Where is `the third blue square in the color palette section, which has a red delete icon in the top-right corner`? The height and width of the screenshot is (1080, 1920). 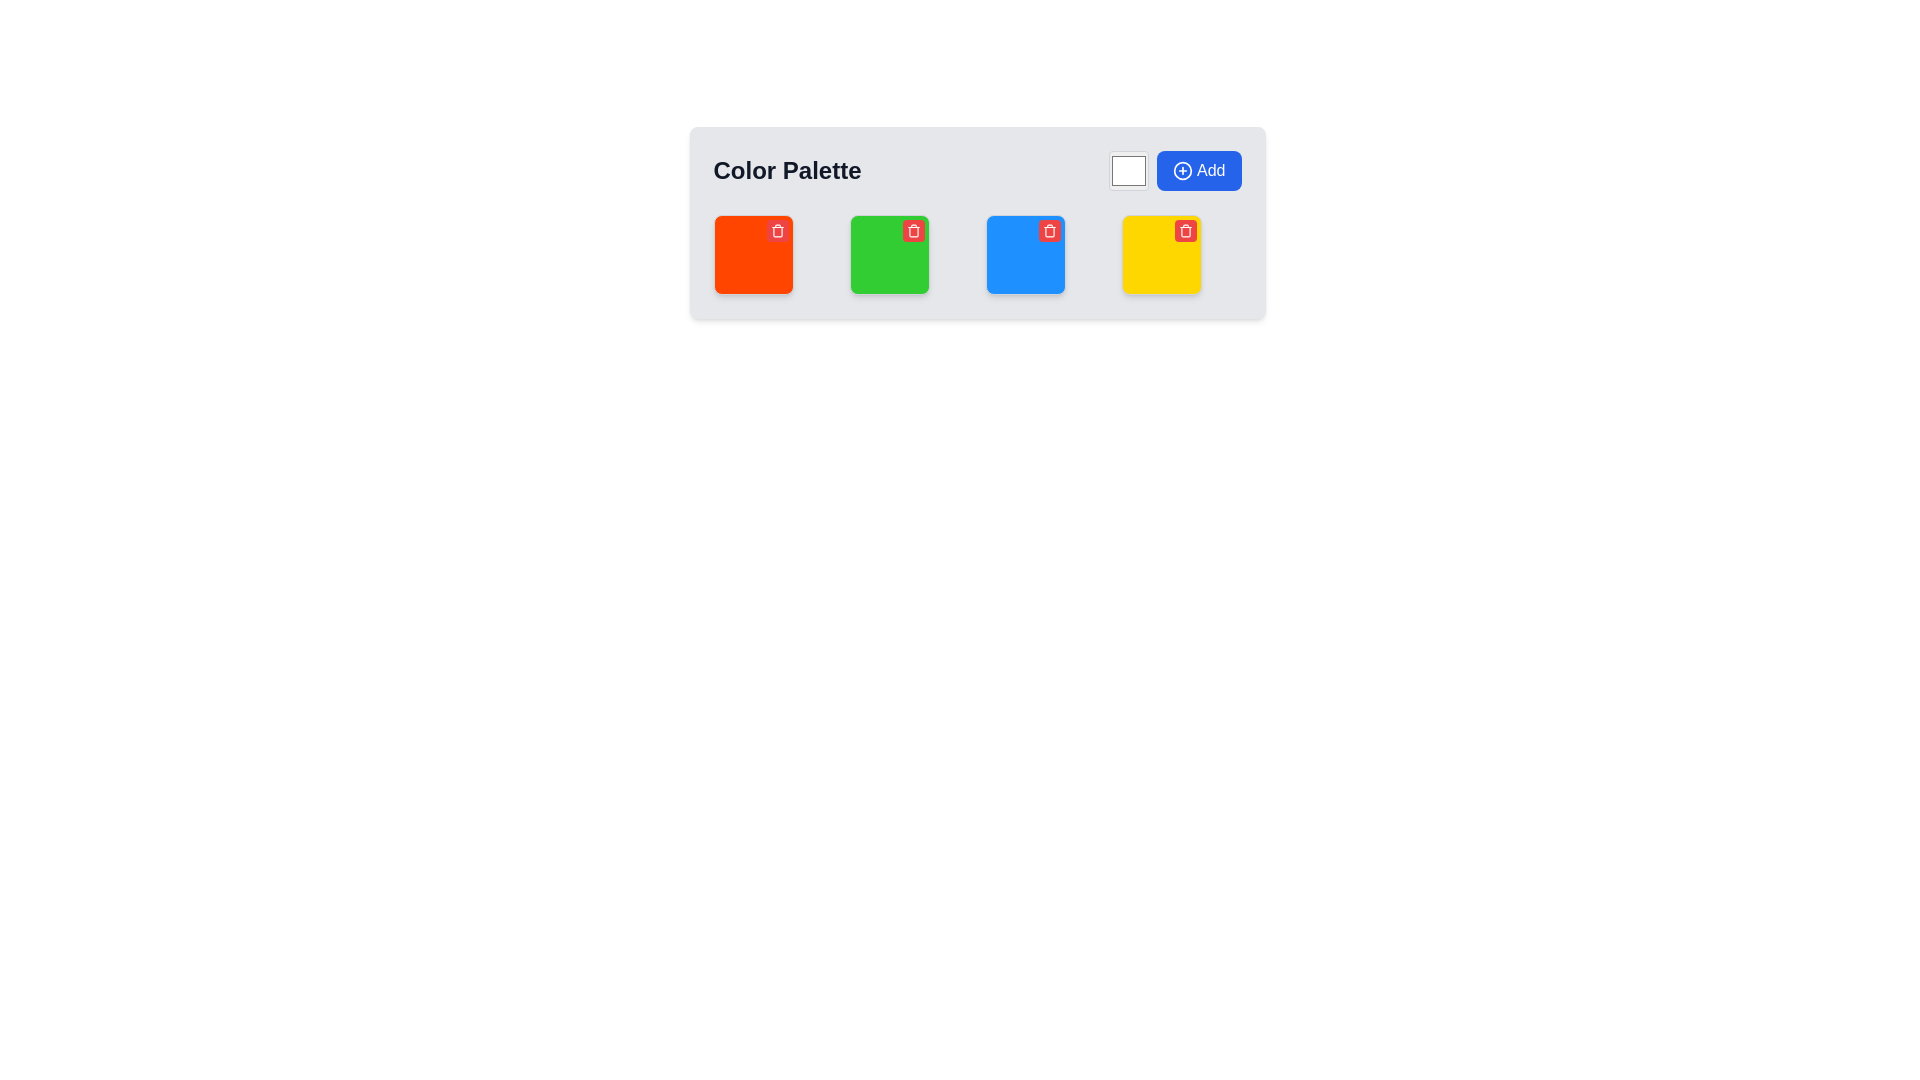
the third blue square in the color palette section, which has a red delete icon in the top-right corner is located at coordinates (977, 223).